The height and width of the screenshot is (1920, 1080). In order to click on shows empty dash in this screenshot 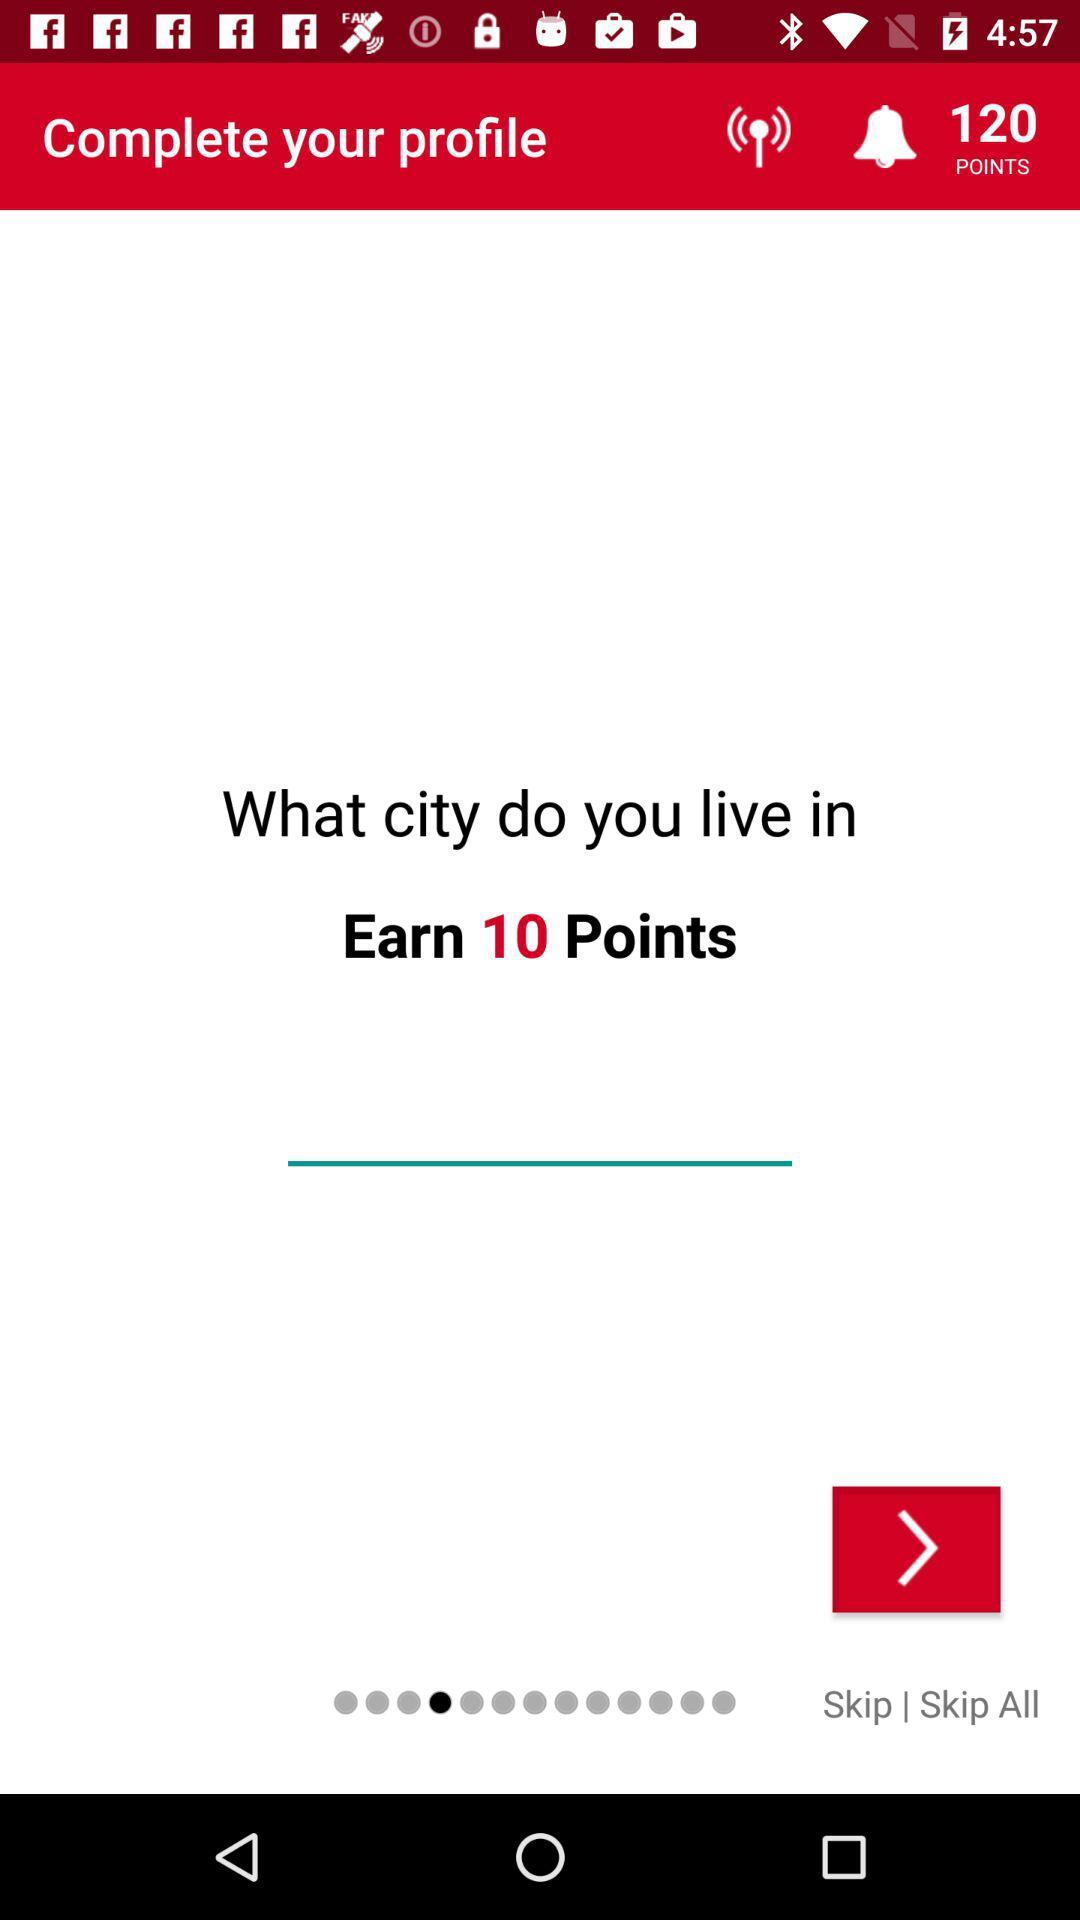, I will do `click(540, 1131)`.